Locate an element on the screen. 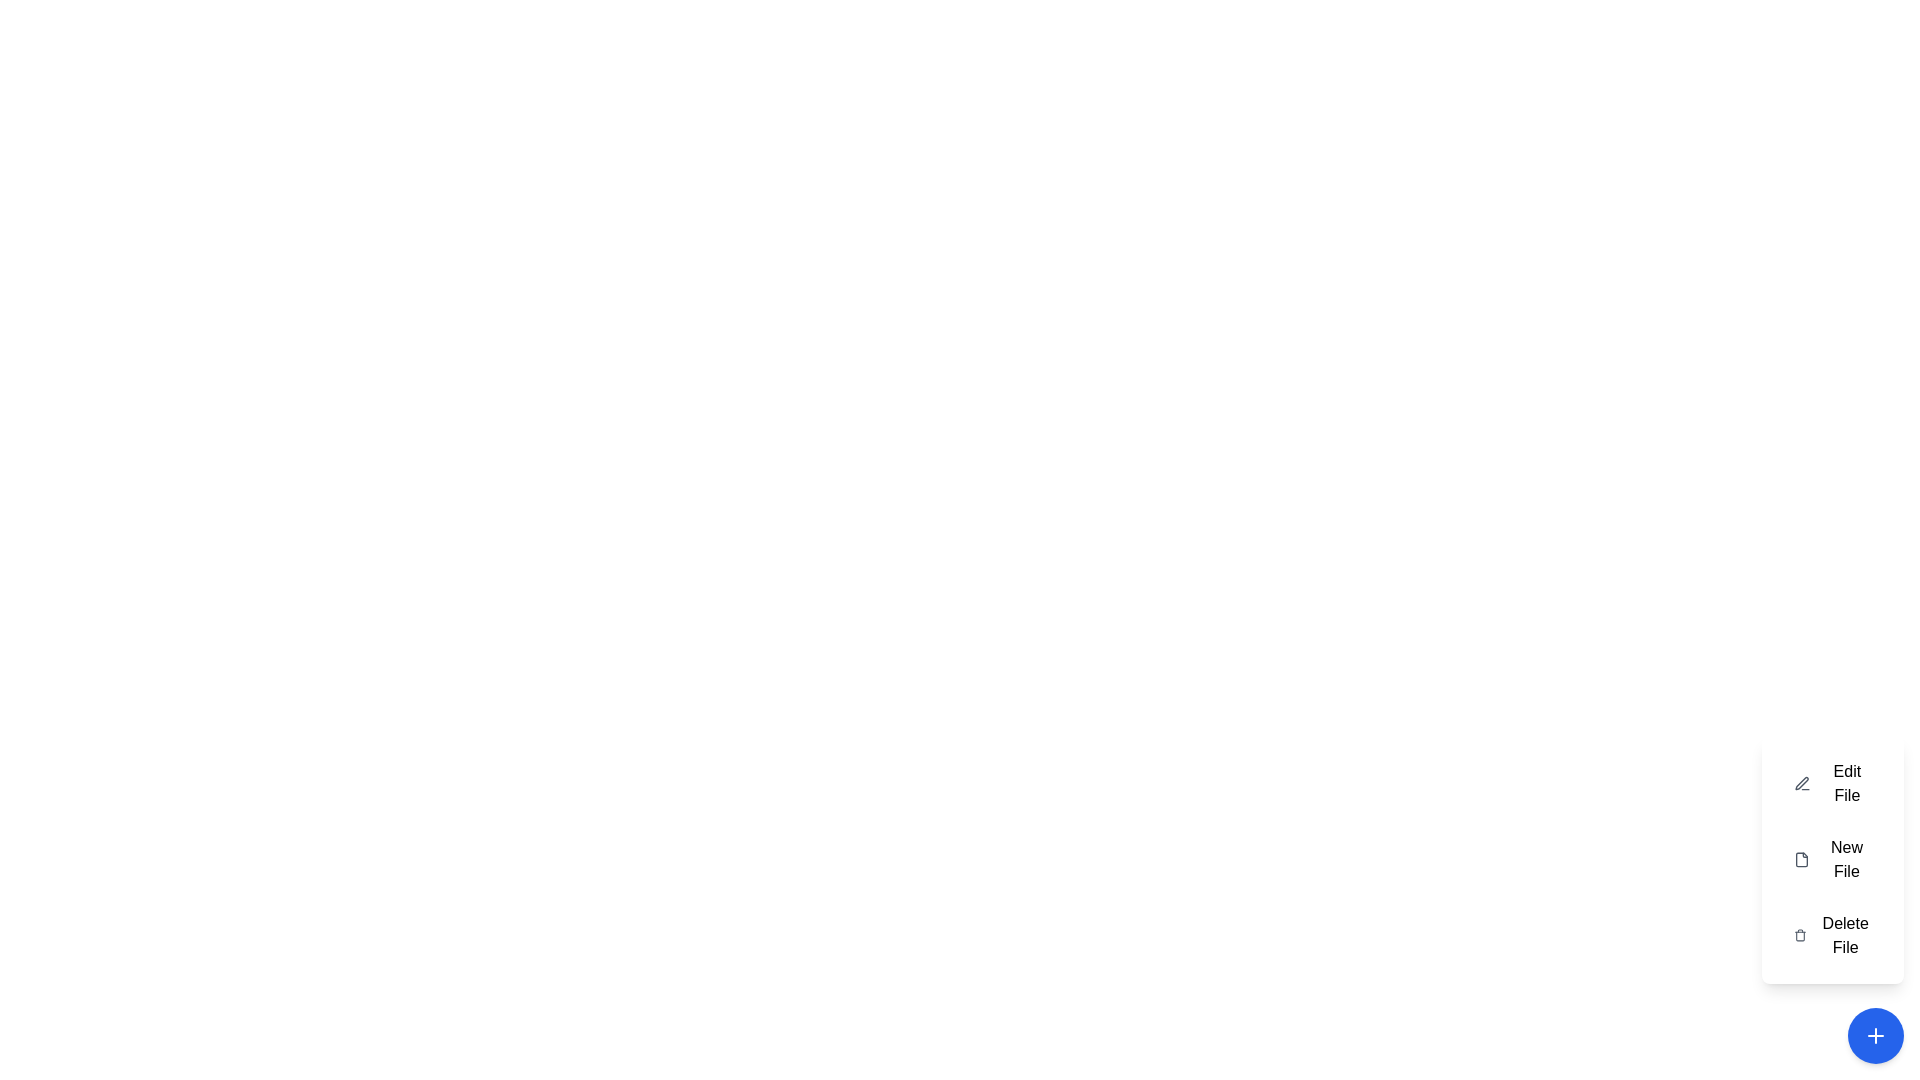  the pen and ruler icon located towards the bottom-right corner of the interface to initiate an action is located at coordinates (1801, 782).